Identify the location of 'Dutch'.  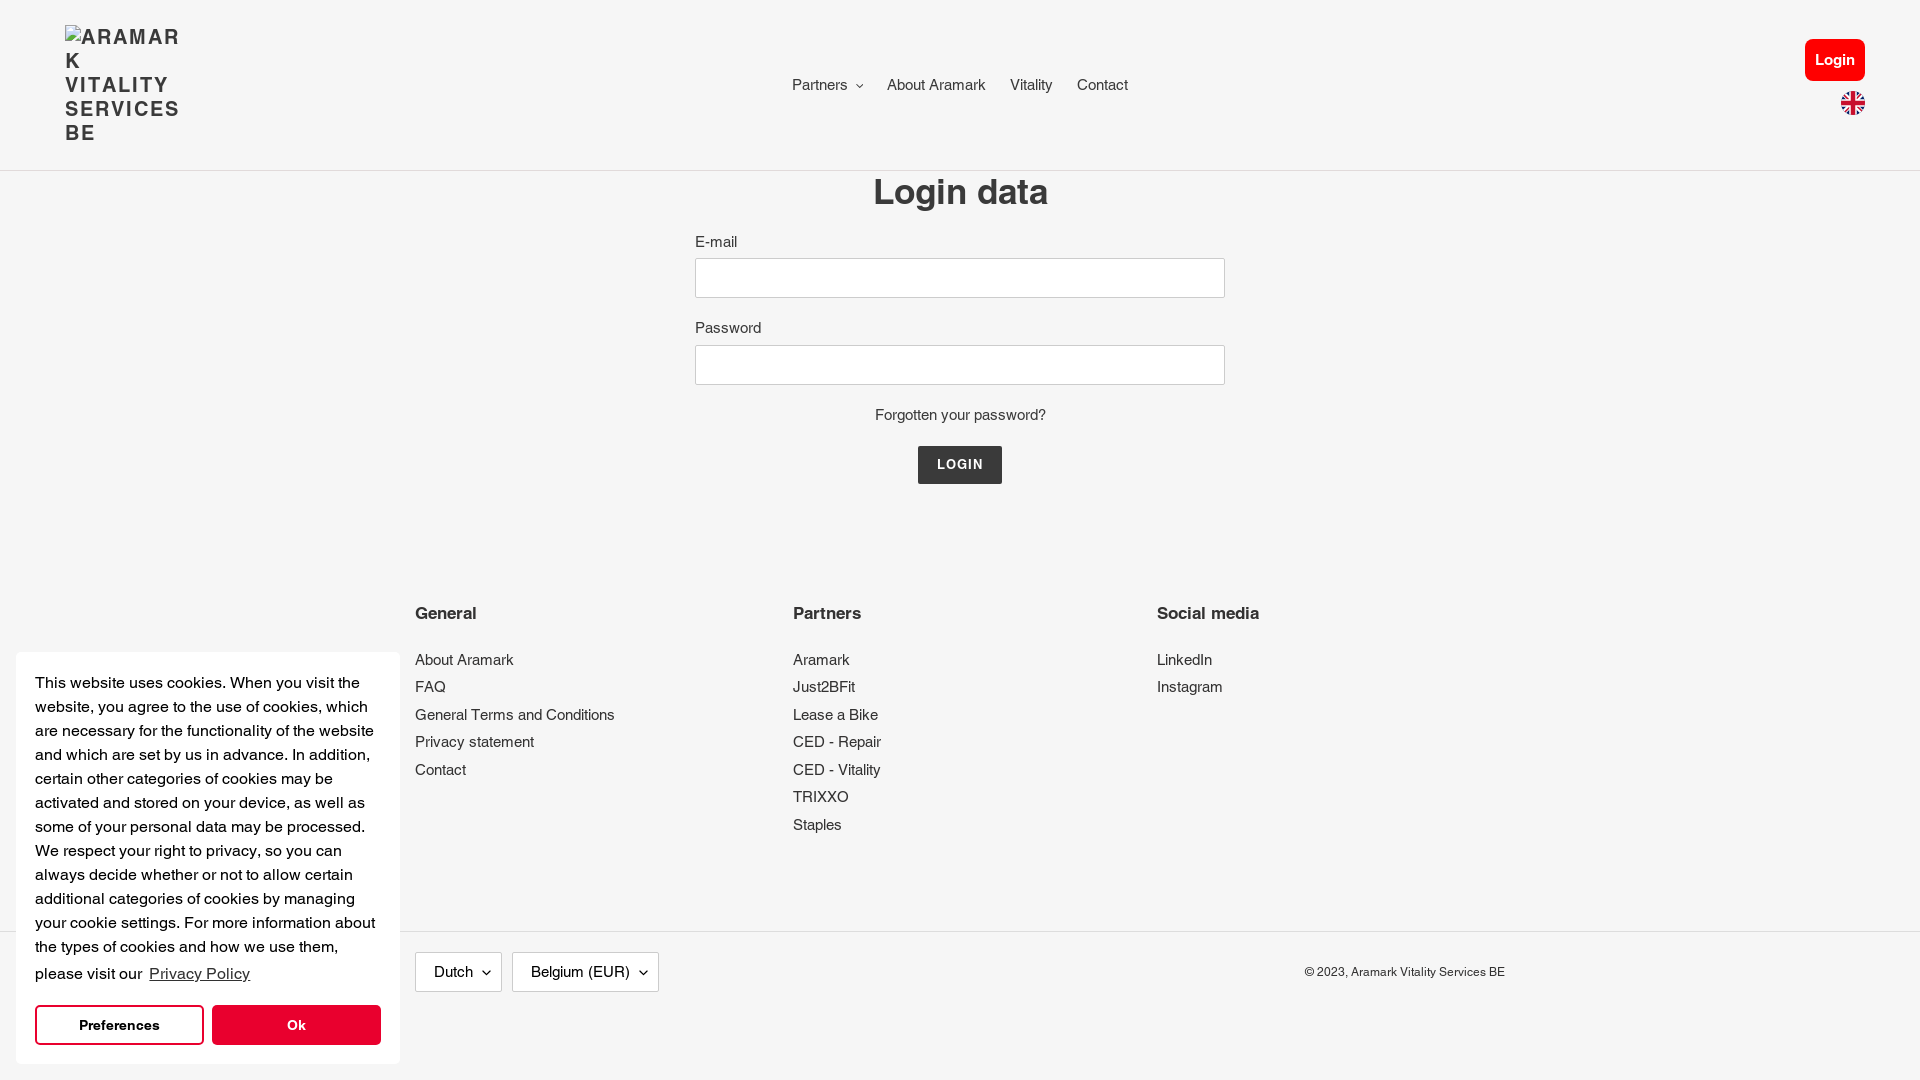
(457, 971).